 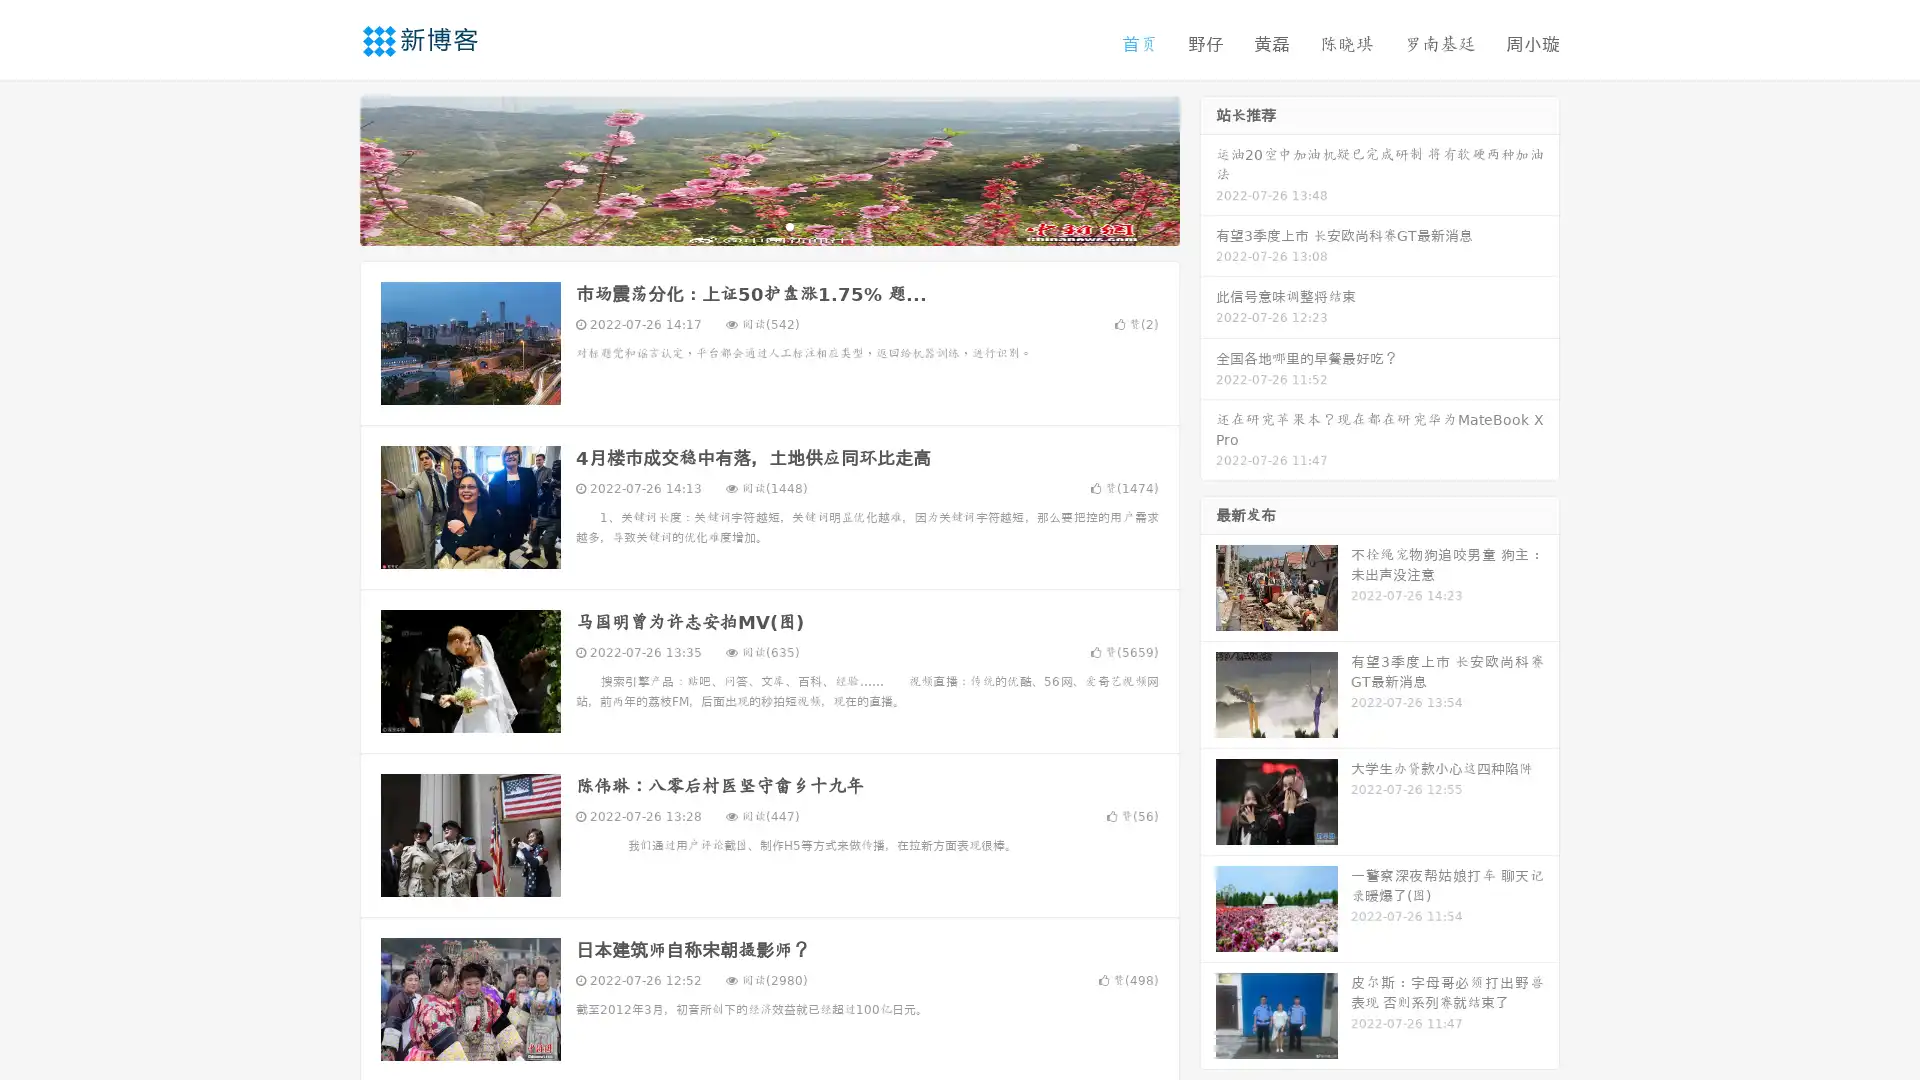 What do you see at coordinates (330, 168) in the screenshot?
I see `Previous slide` at bounding box center [330, 168].